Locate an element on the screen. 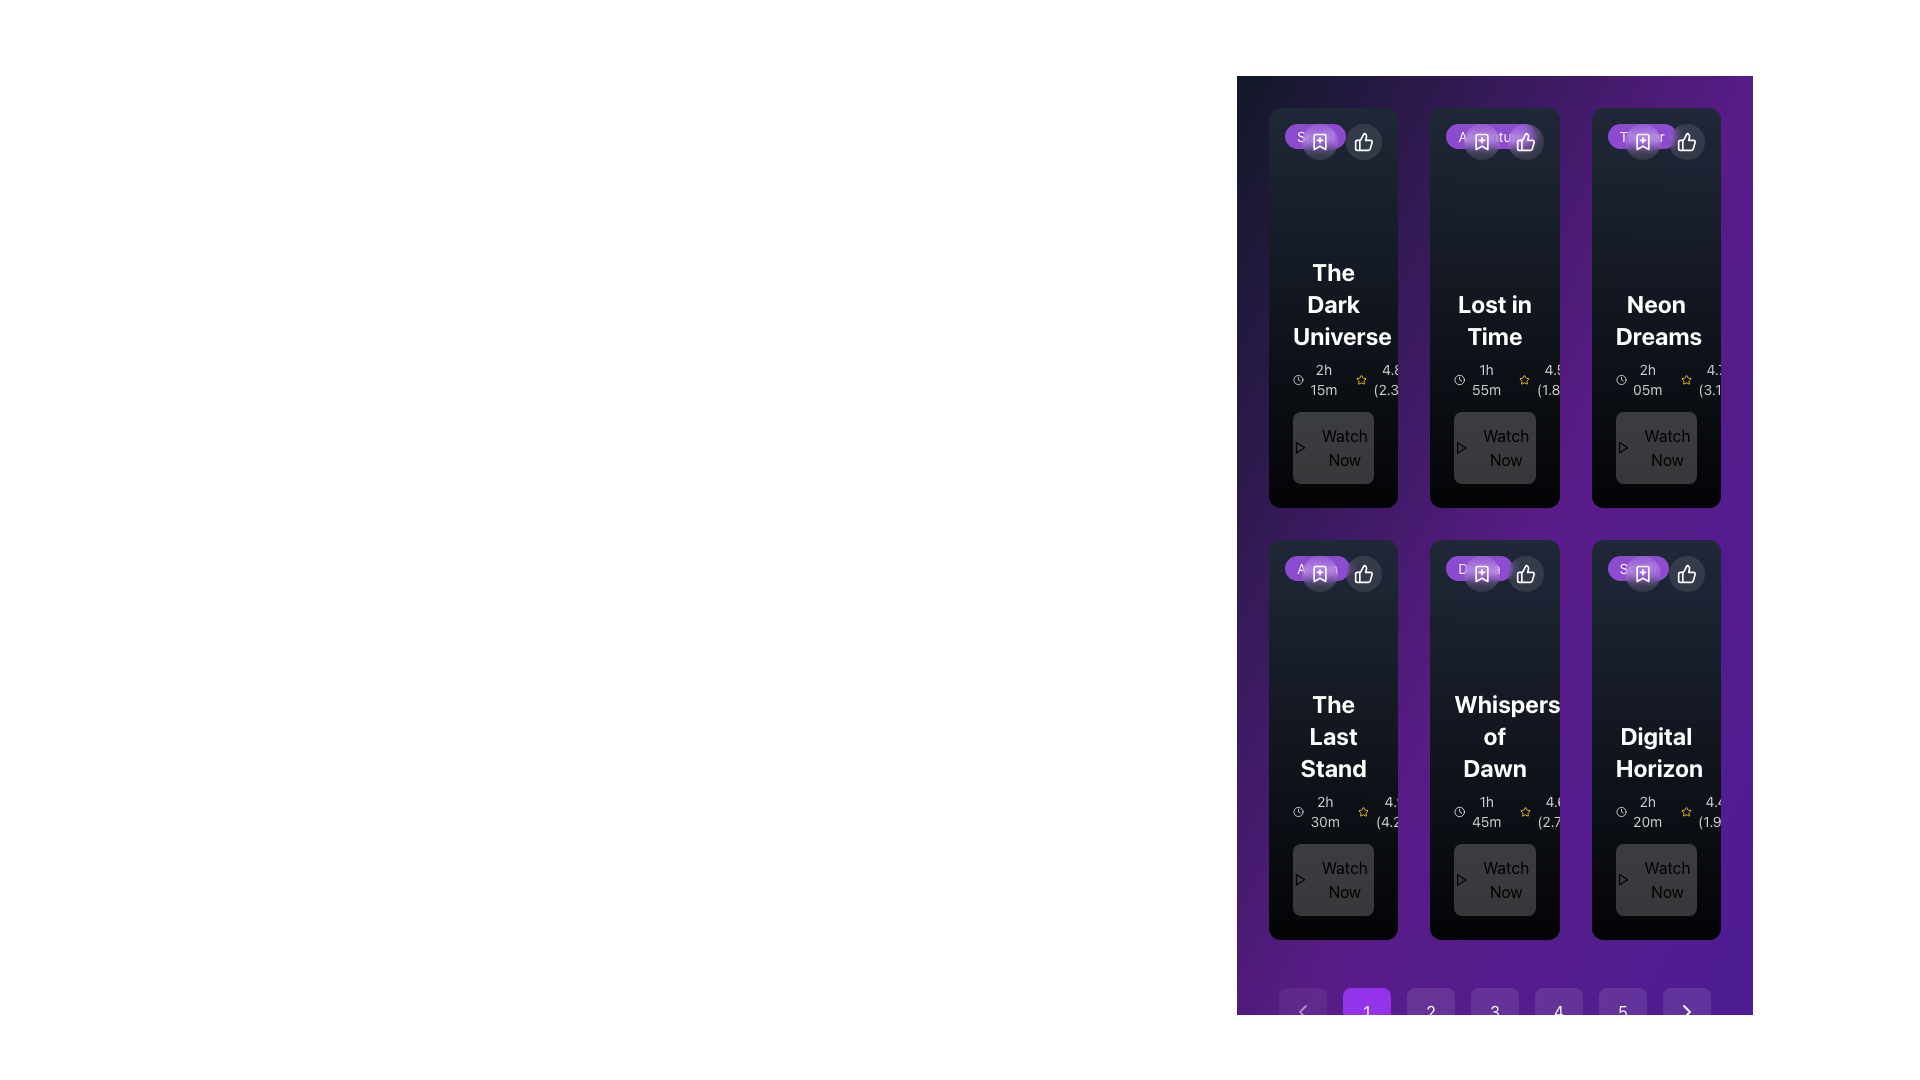  the time duration indicator icon located inside the 'Digital Horizon' panel, beneath the title and aligned to the left of '2h 20m' is located at coordinates (1621, 812).